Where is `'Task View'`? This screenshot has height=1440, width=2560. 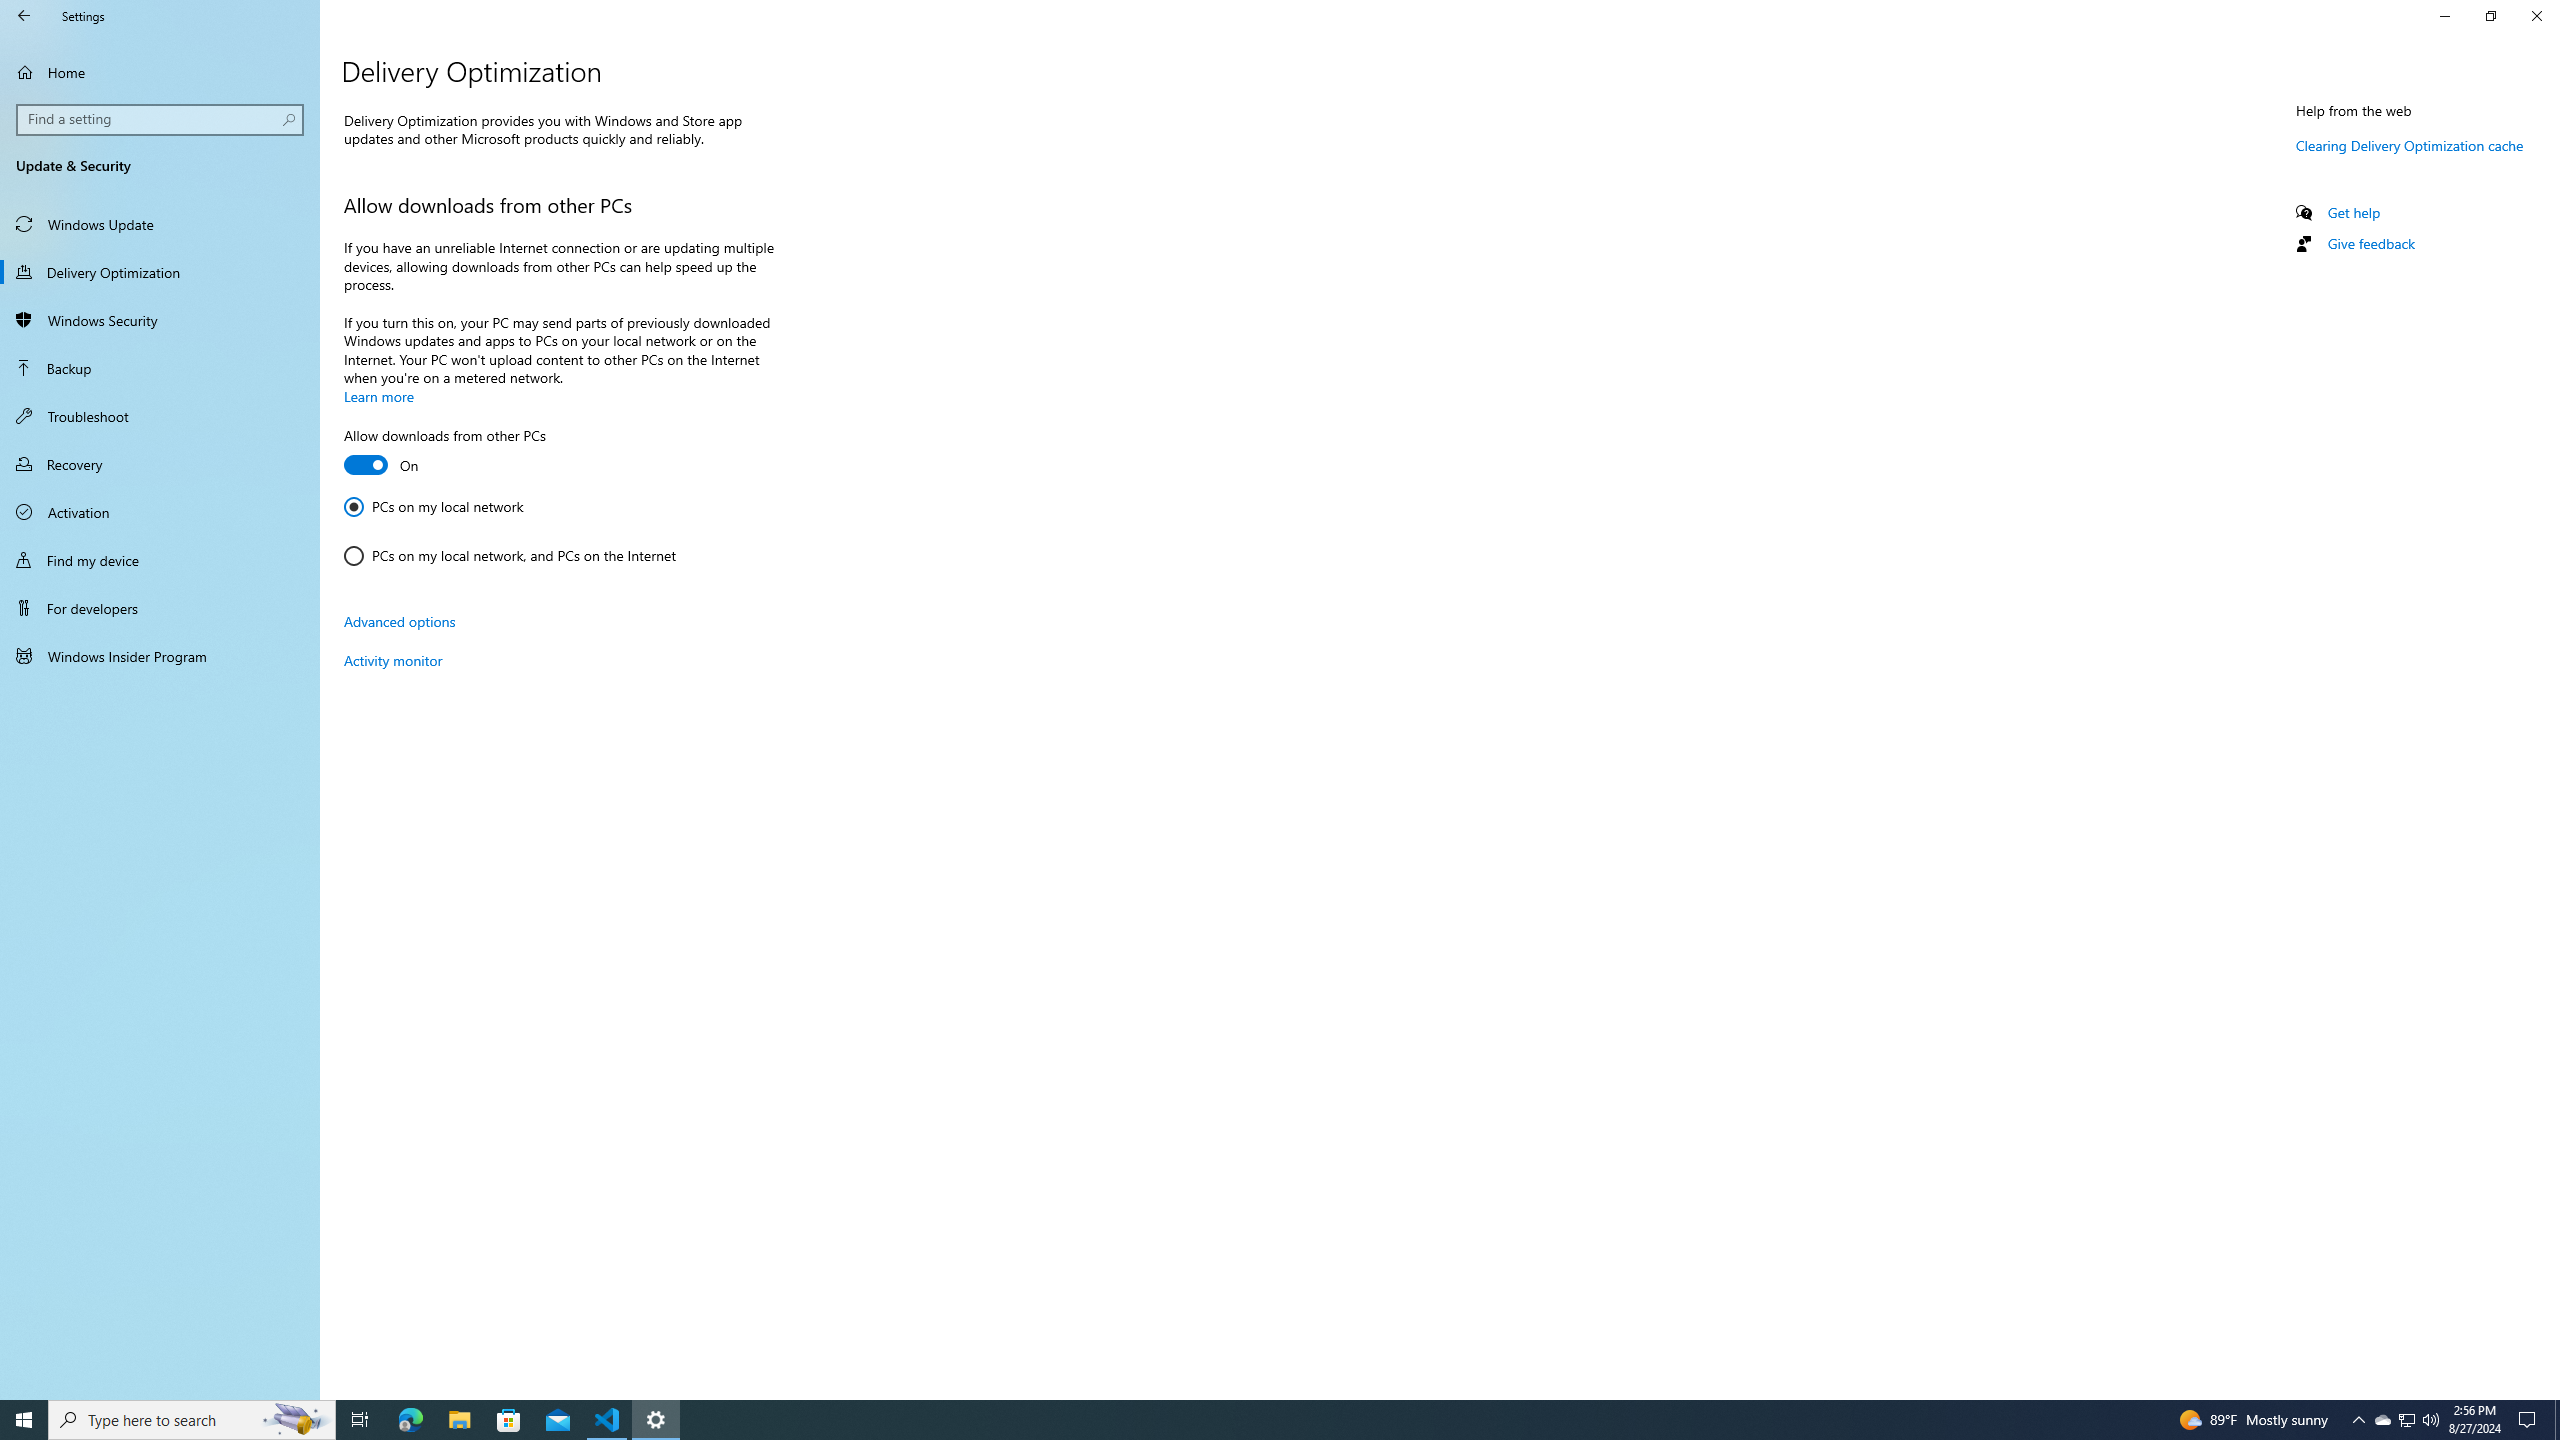 'Task View' is located at coordinates (358, 1418).